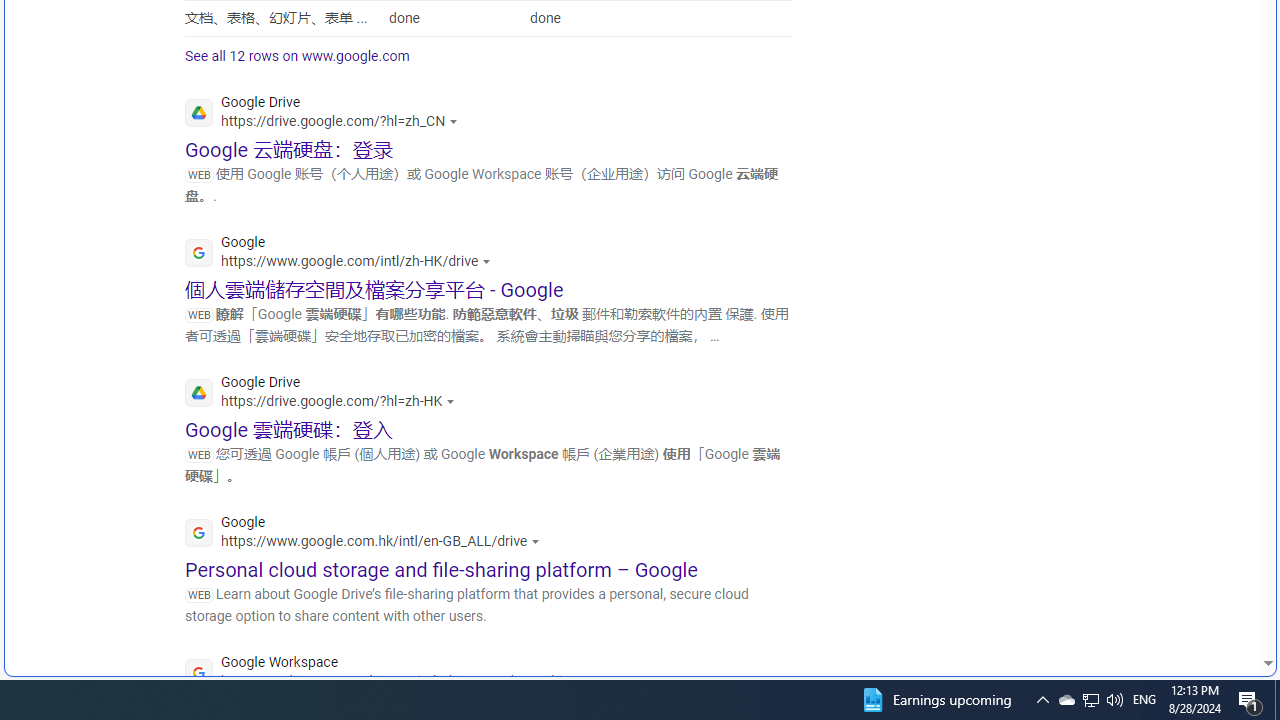 The image size is (1280, 720). What do you see at coordinates (199, 673) in the screenshot?
I see `'Global web icon'` at bounding box center [199, 673].